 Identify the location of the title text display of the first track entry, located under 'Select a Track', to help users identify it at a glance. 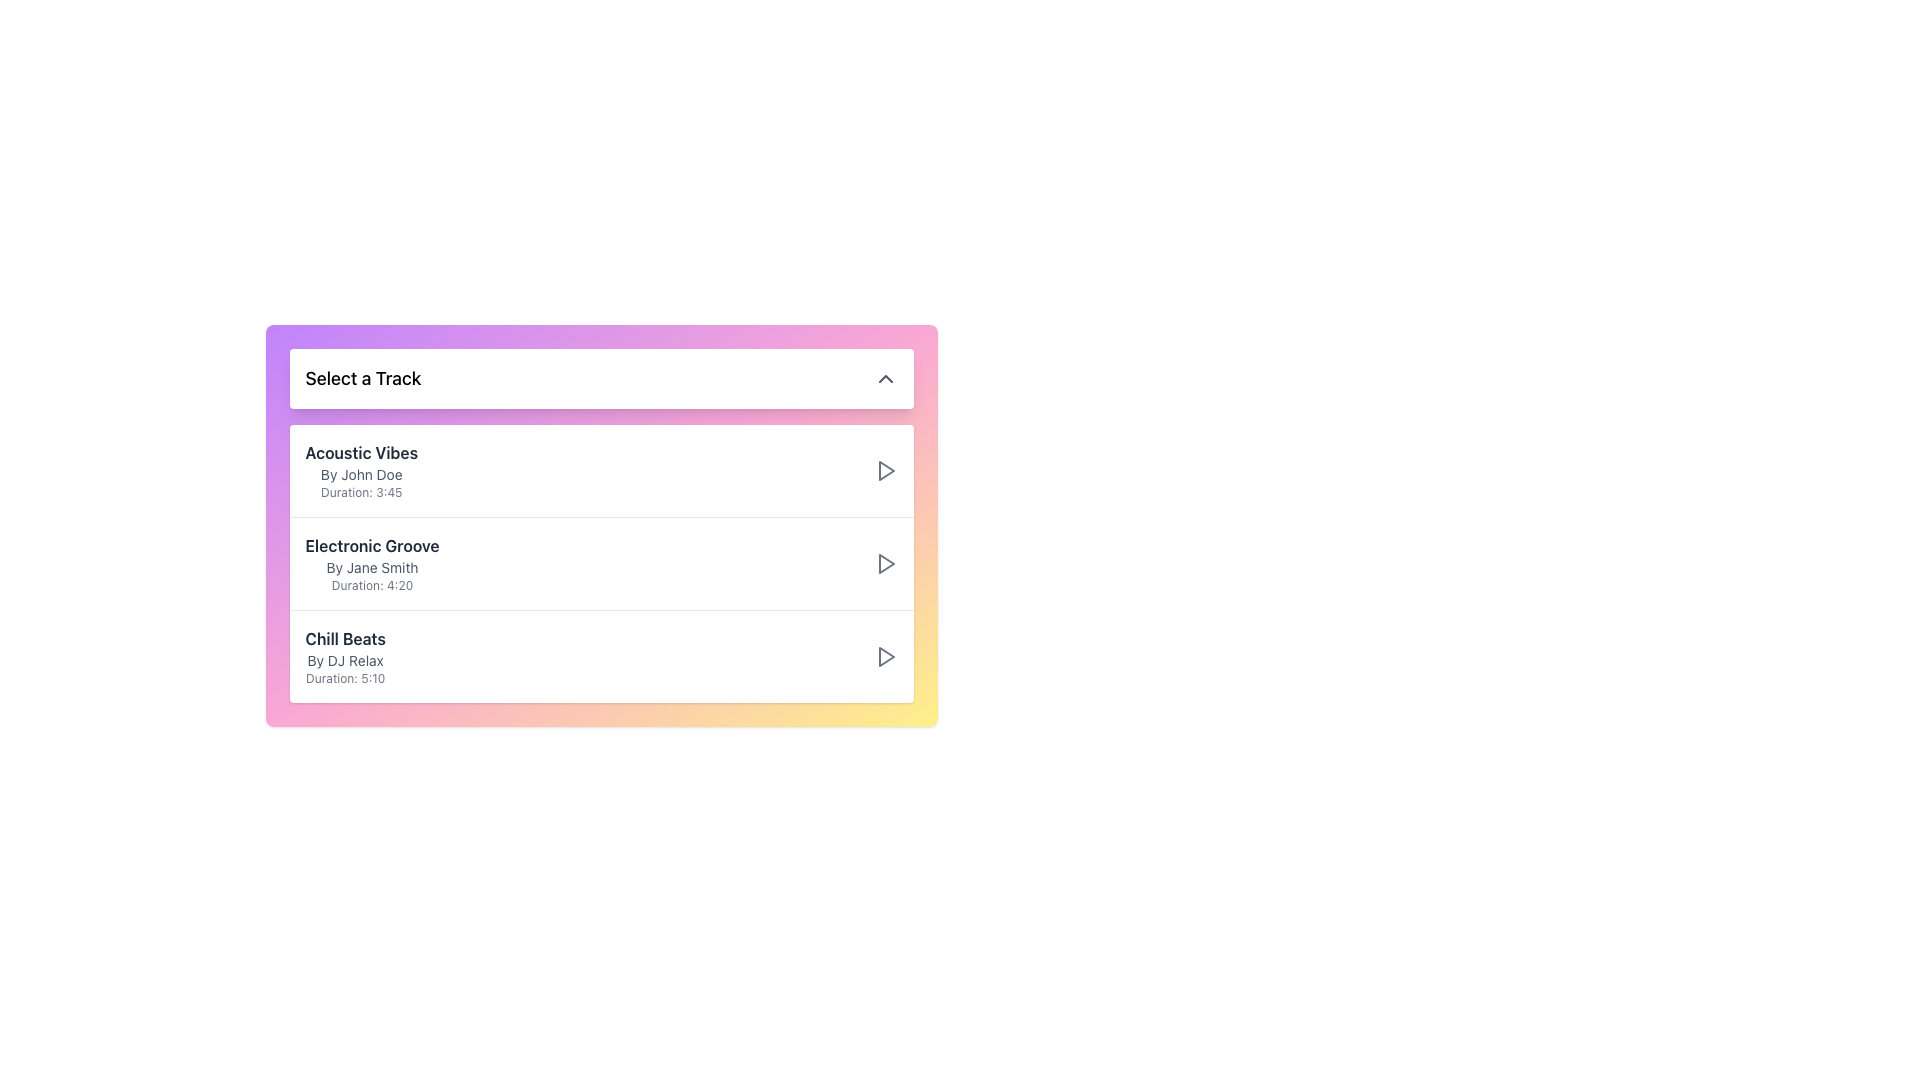
(361, 452).